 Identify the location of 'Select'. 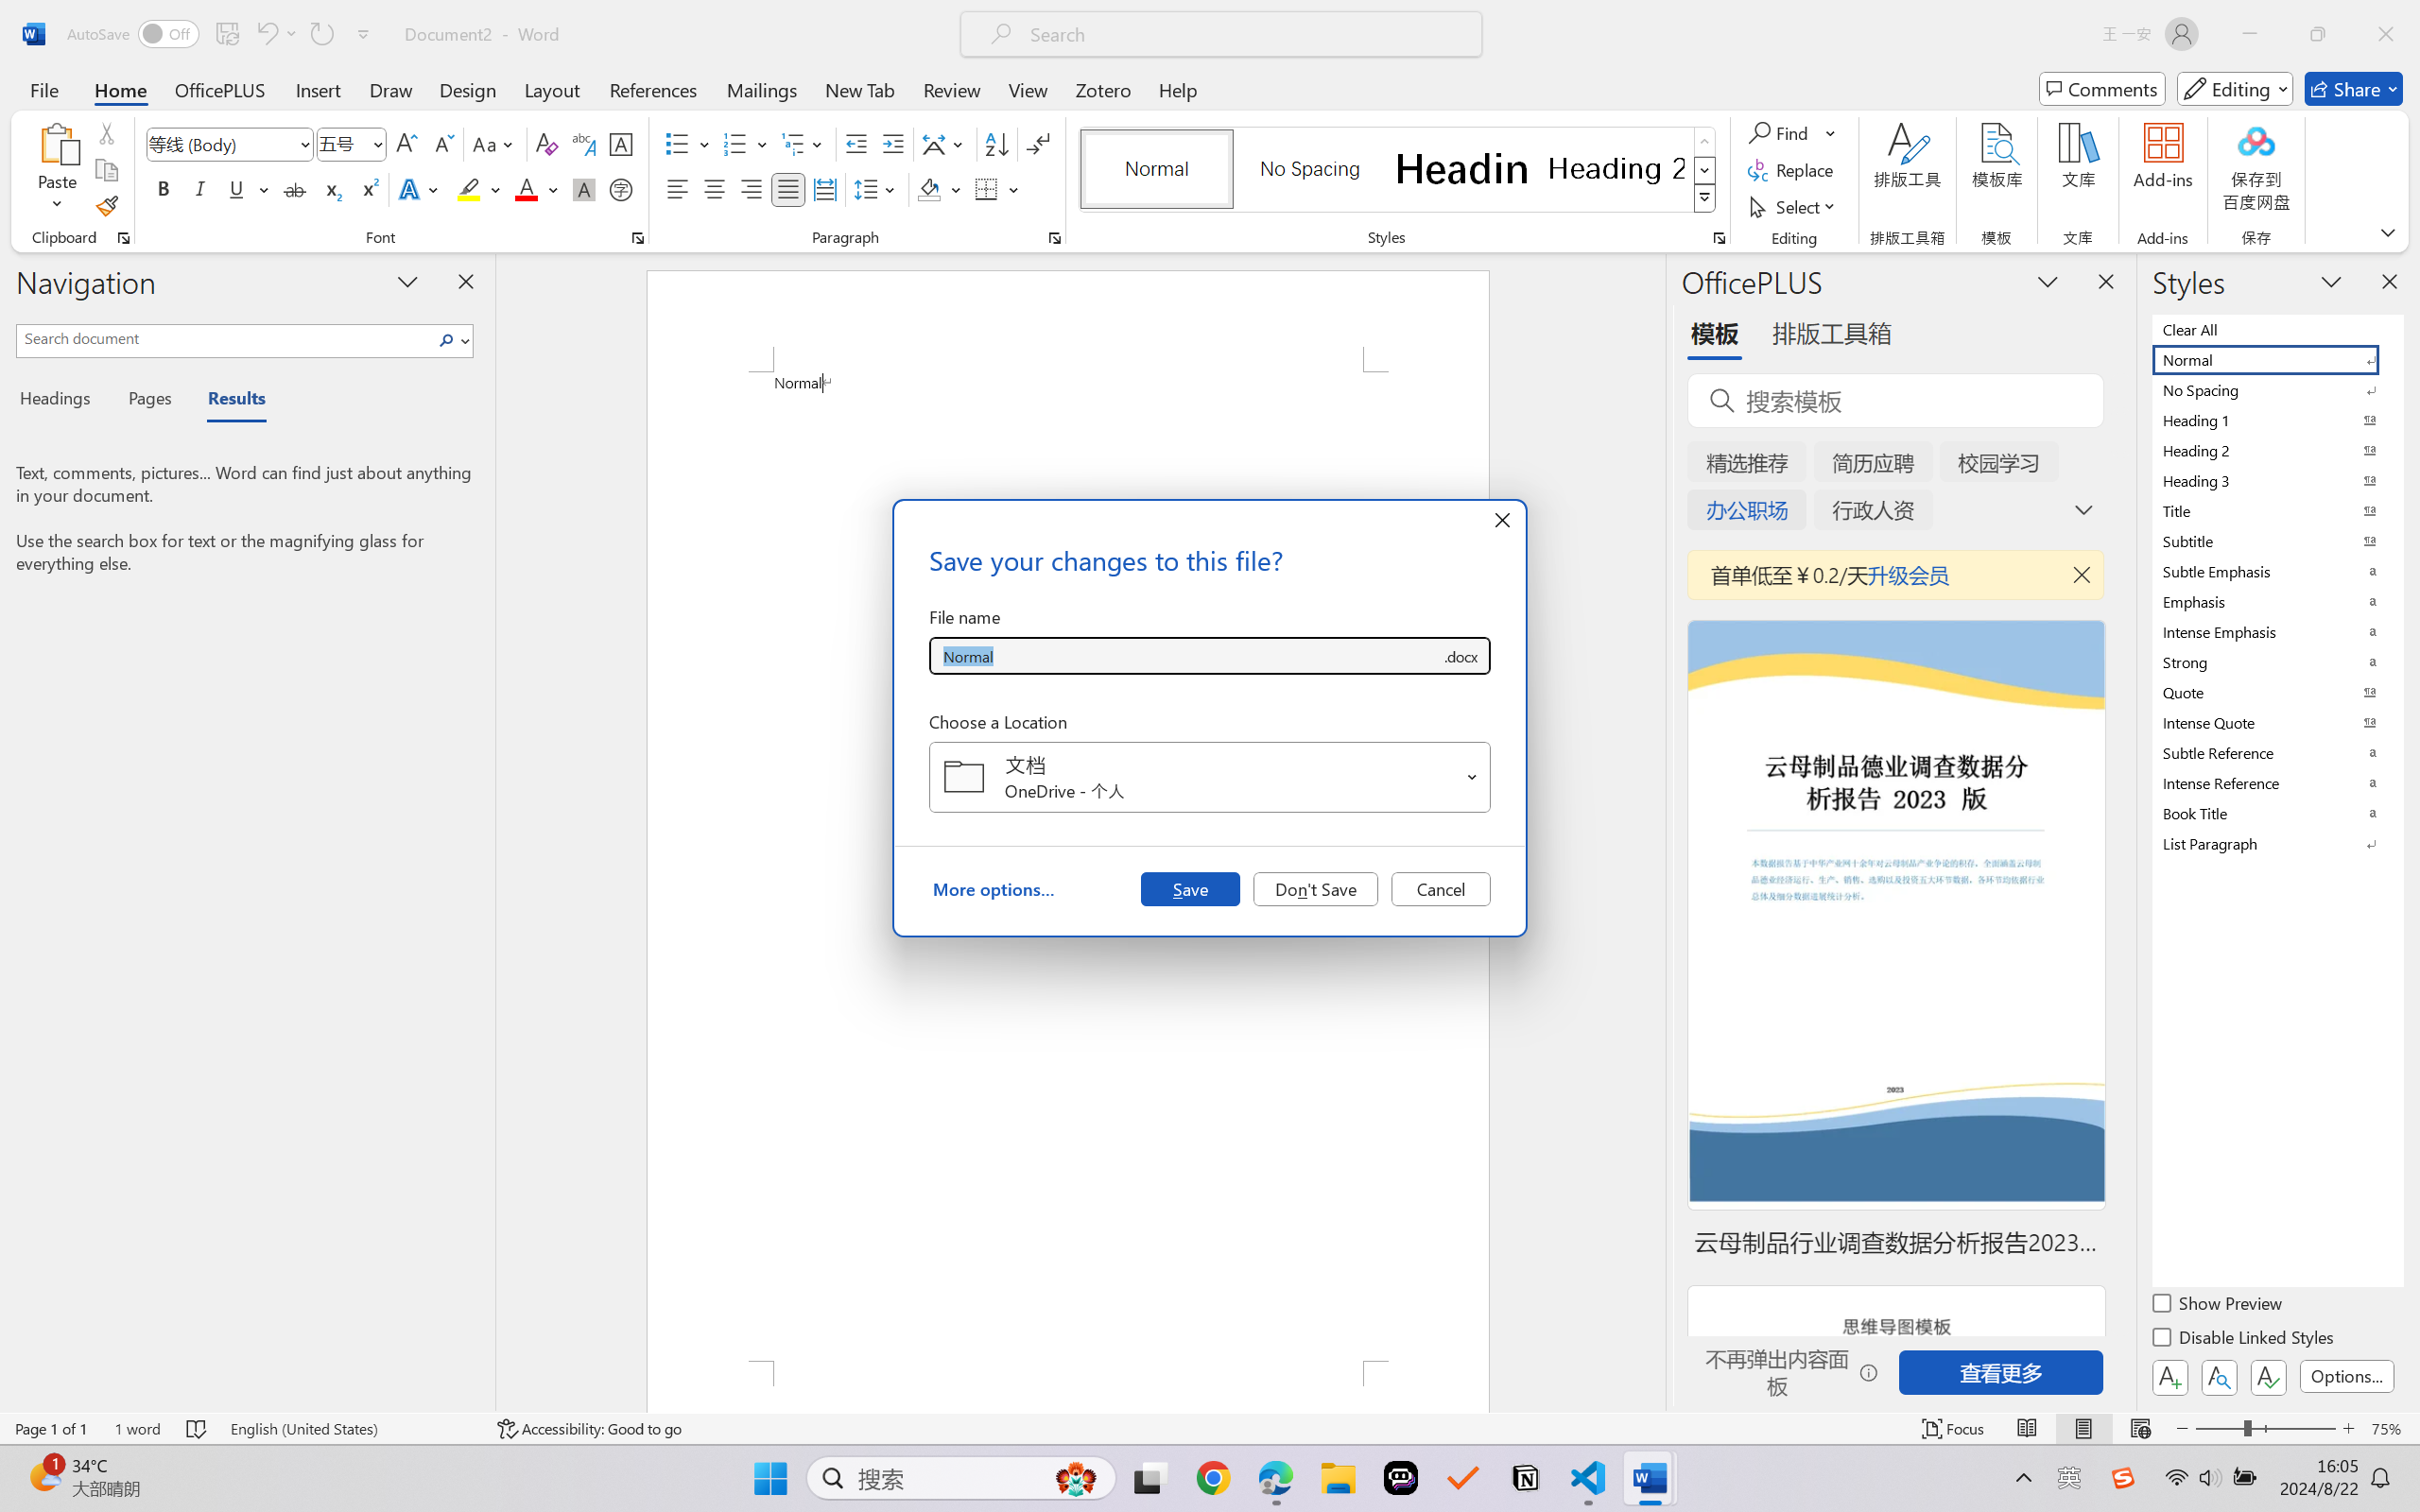
(1795, 207).